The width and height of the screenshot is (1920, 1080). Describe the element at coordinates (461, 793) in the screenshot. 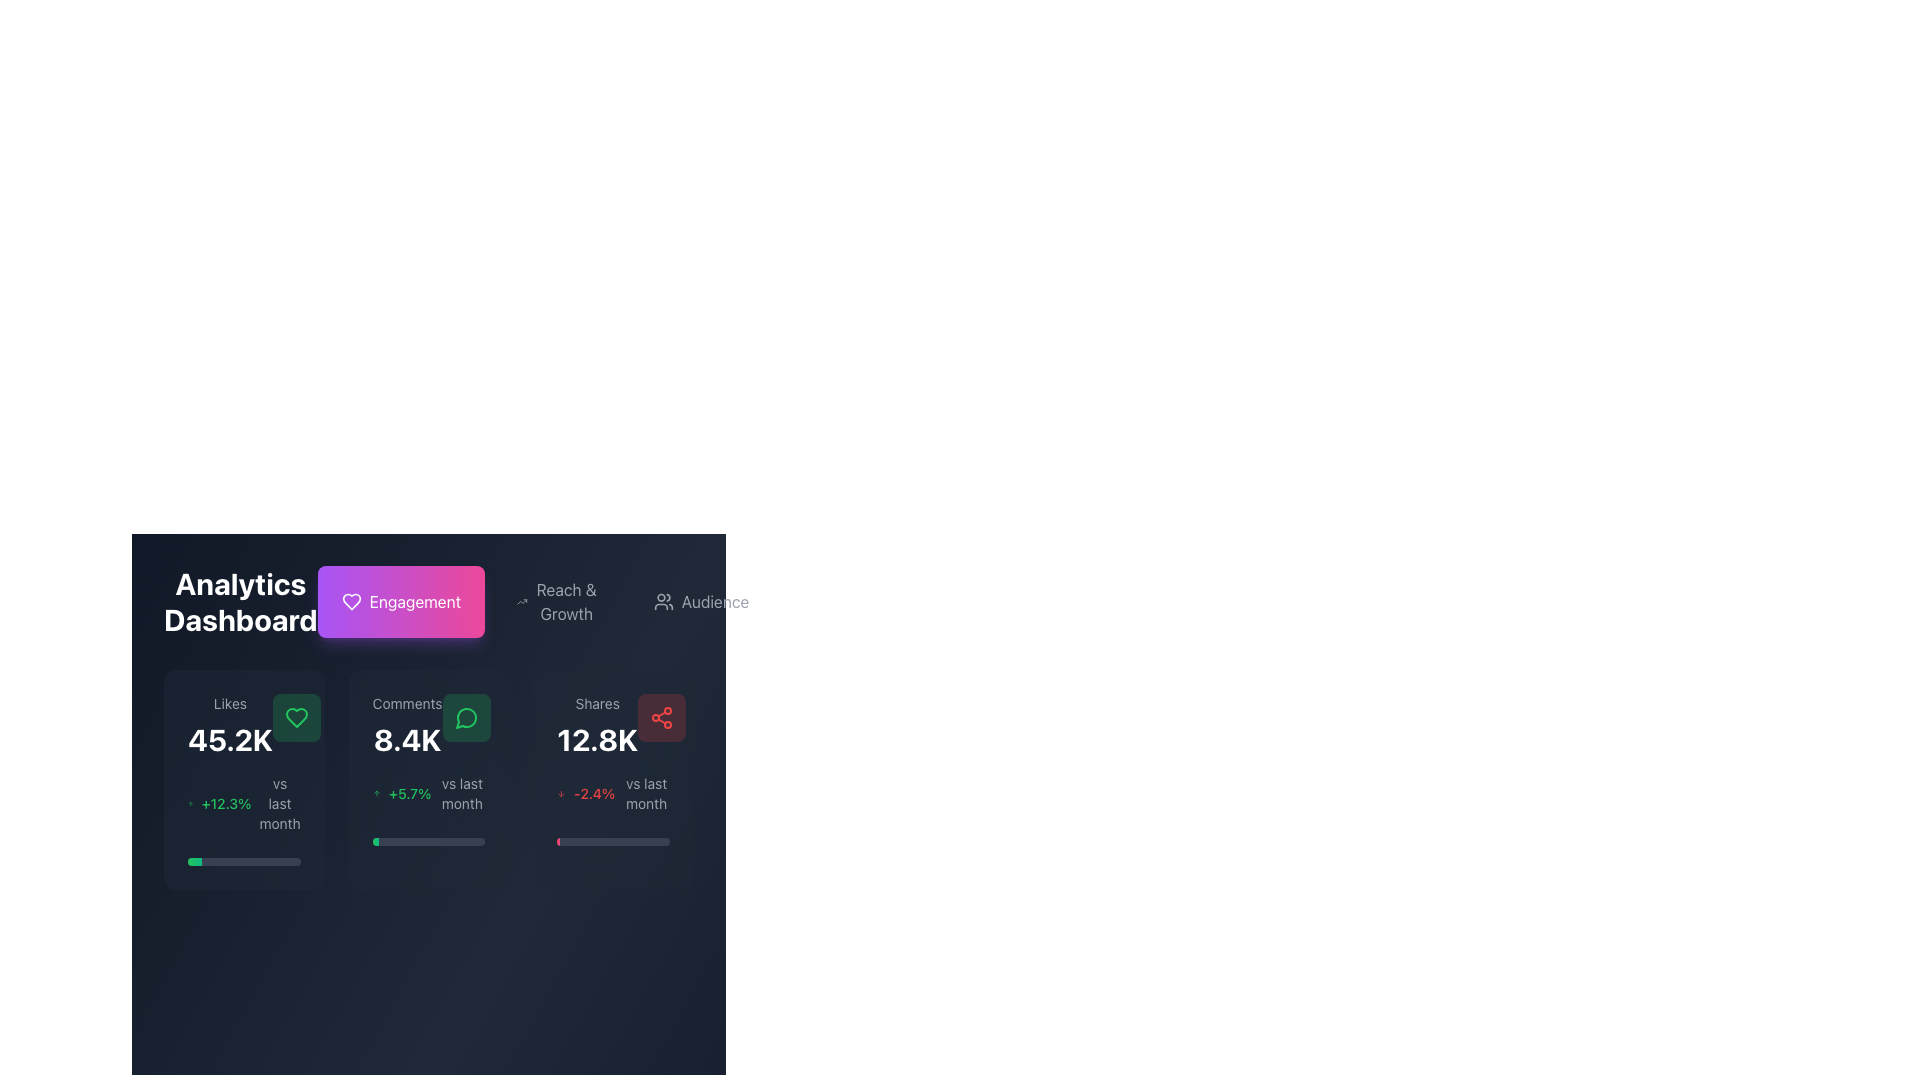

I see `the text label displaying 'vs last month' located below the '+5.7%' text in the 'Comments' section of the dashboard` at that location.